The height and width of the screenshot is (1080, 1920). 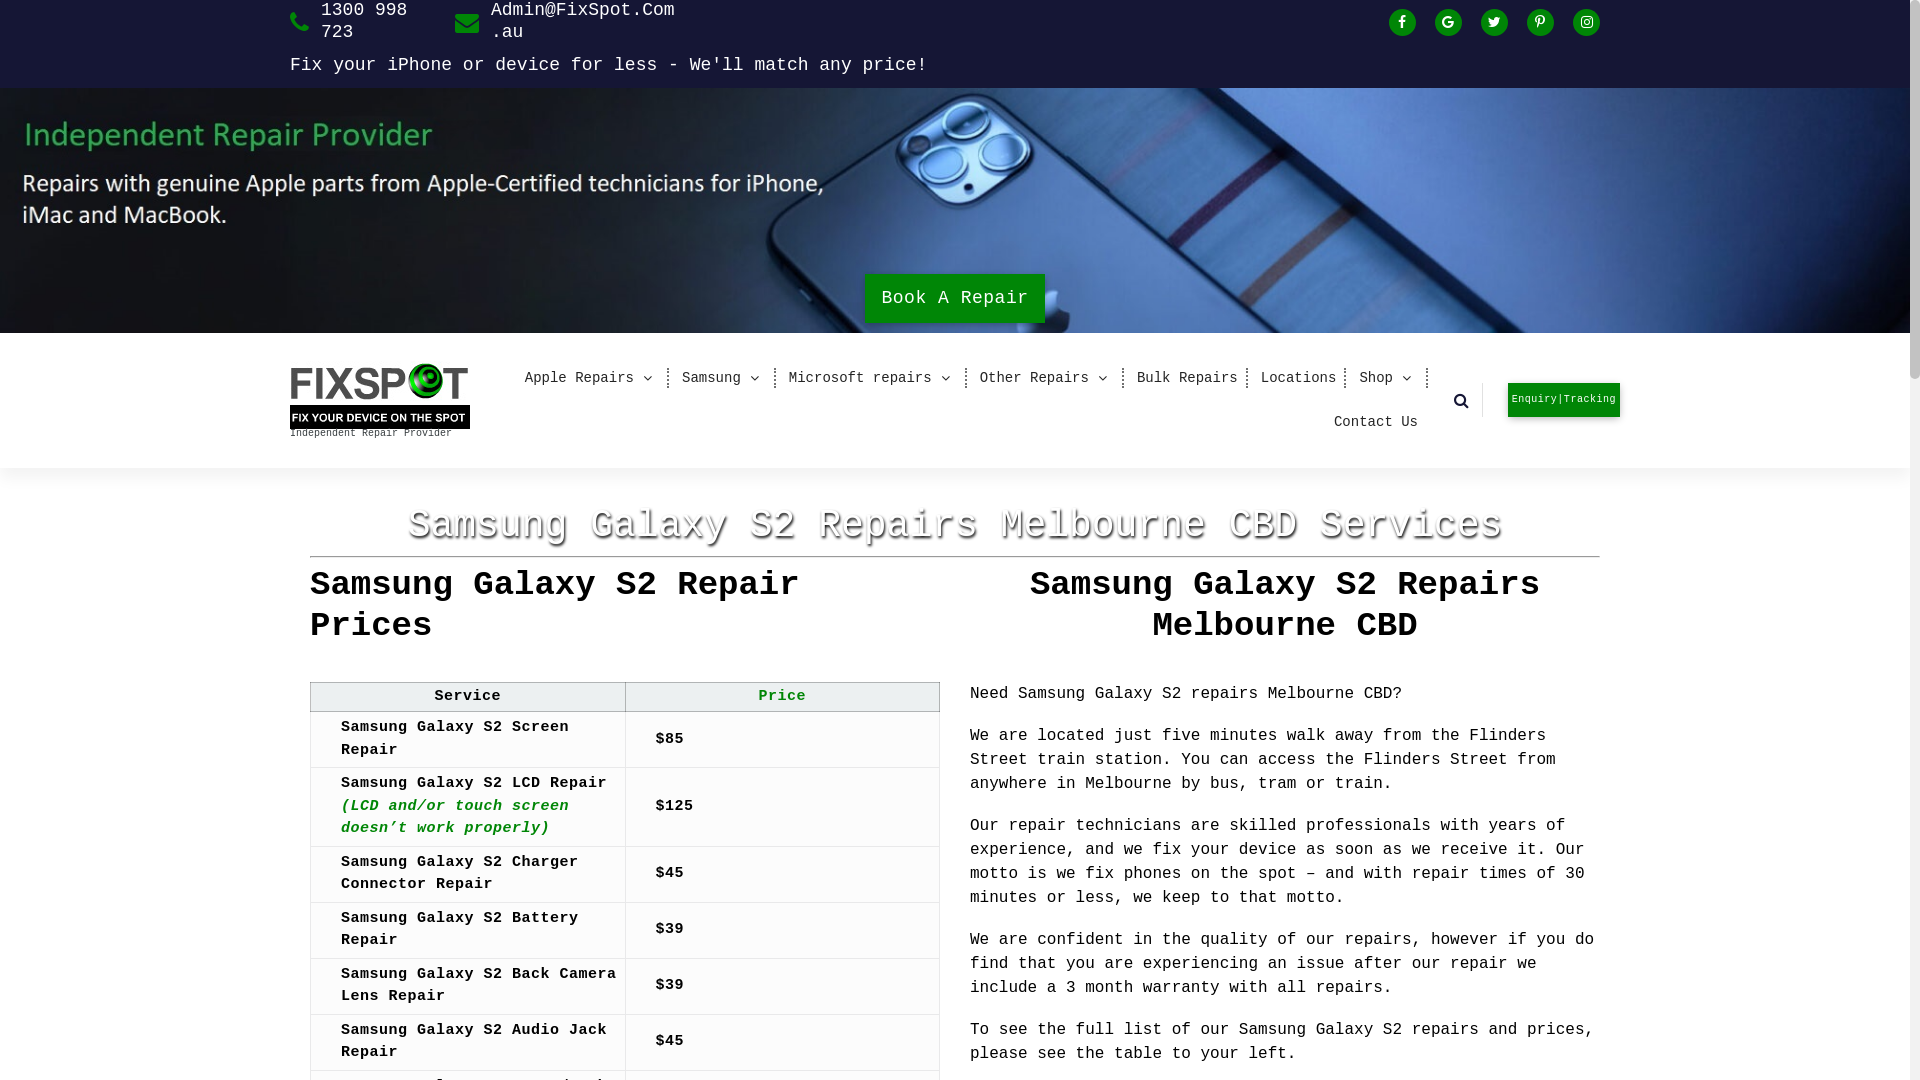 I want to click on 'Admin@FixSpot.Com.au', so click(x=490, y=21).